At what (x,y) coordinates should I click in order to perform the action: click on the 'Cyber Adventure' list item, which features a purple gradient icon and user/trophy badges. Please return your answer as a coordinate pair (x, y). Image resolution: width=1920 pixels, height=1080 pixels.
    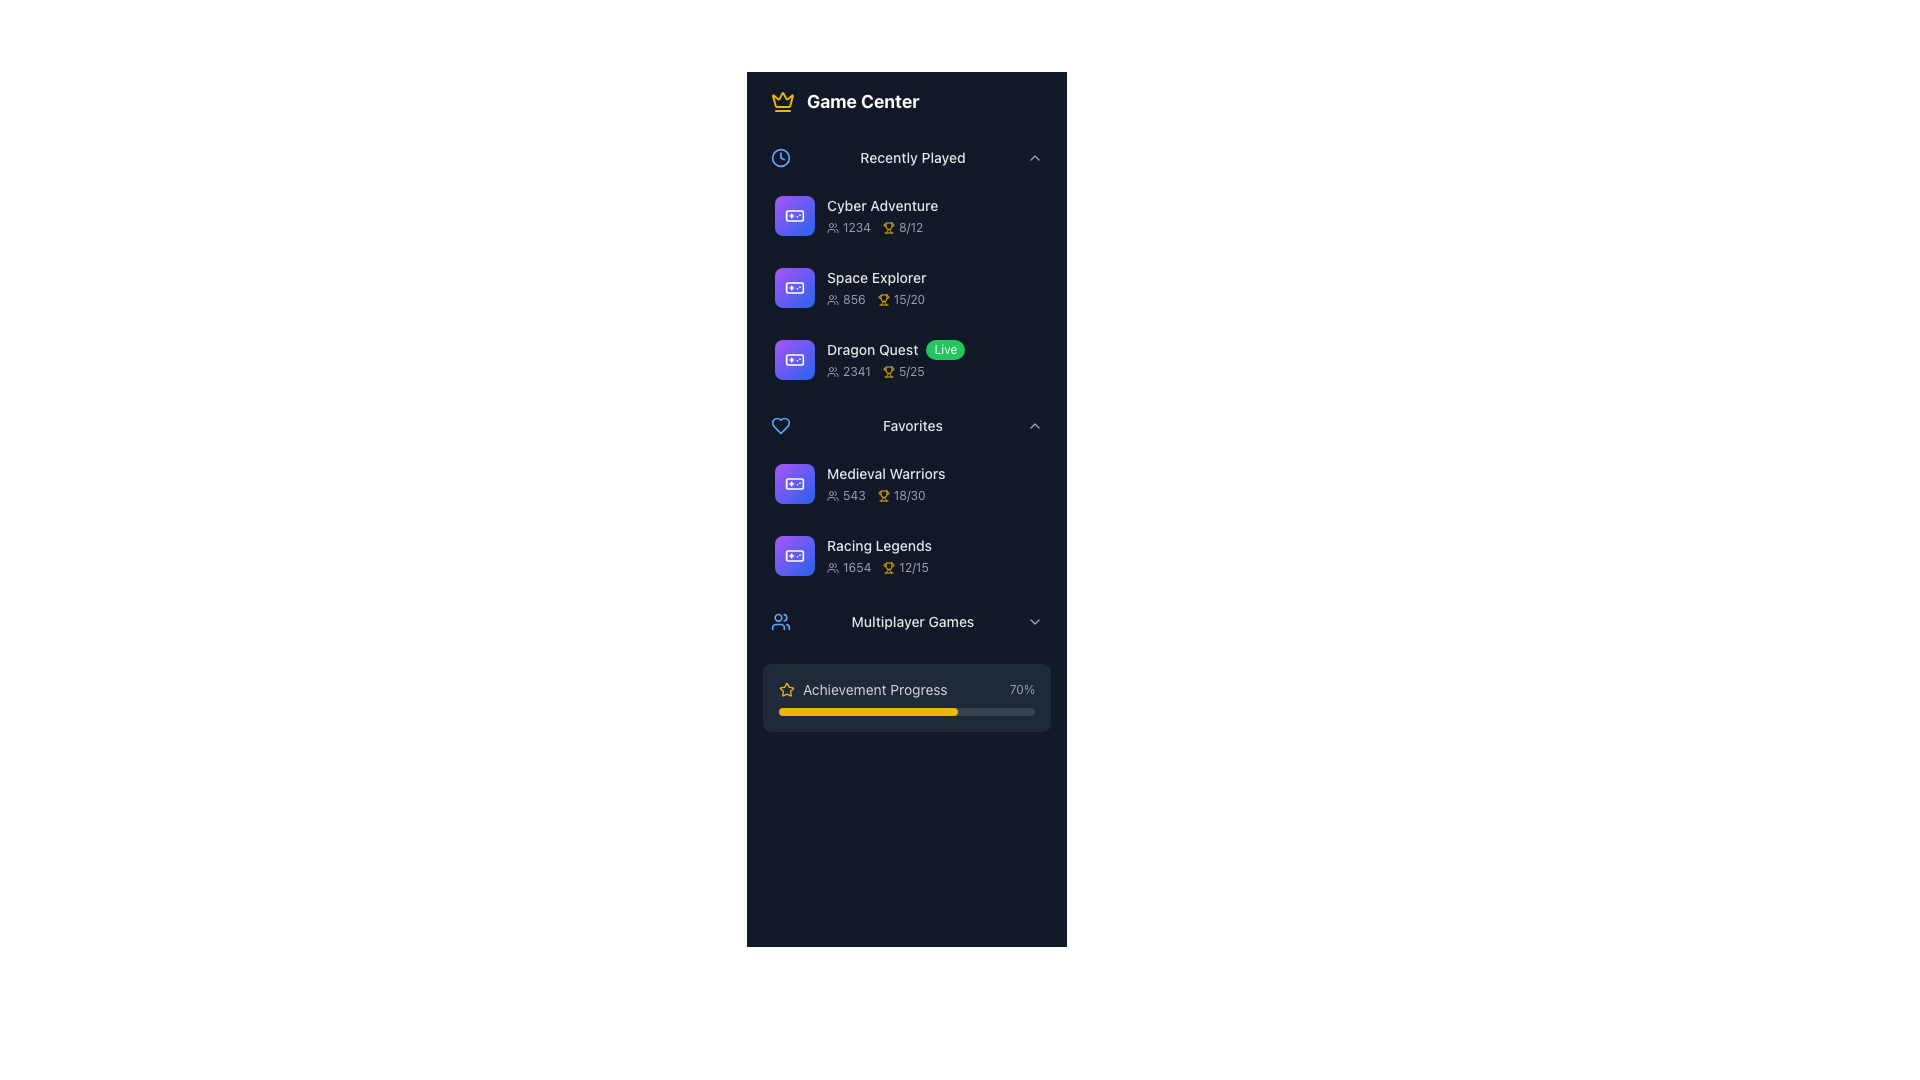
    Looking at the image, I should click on (906, 216).